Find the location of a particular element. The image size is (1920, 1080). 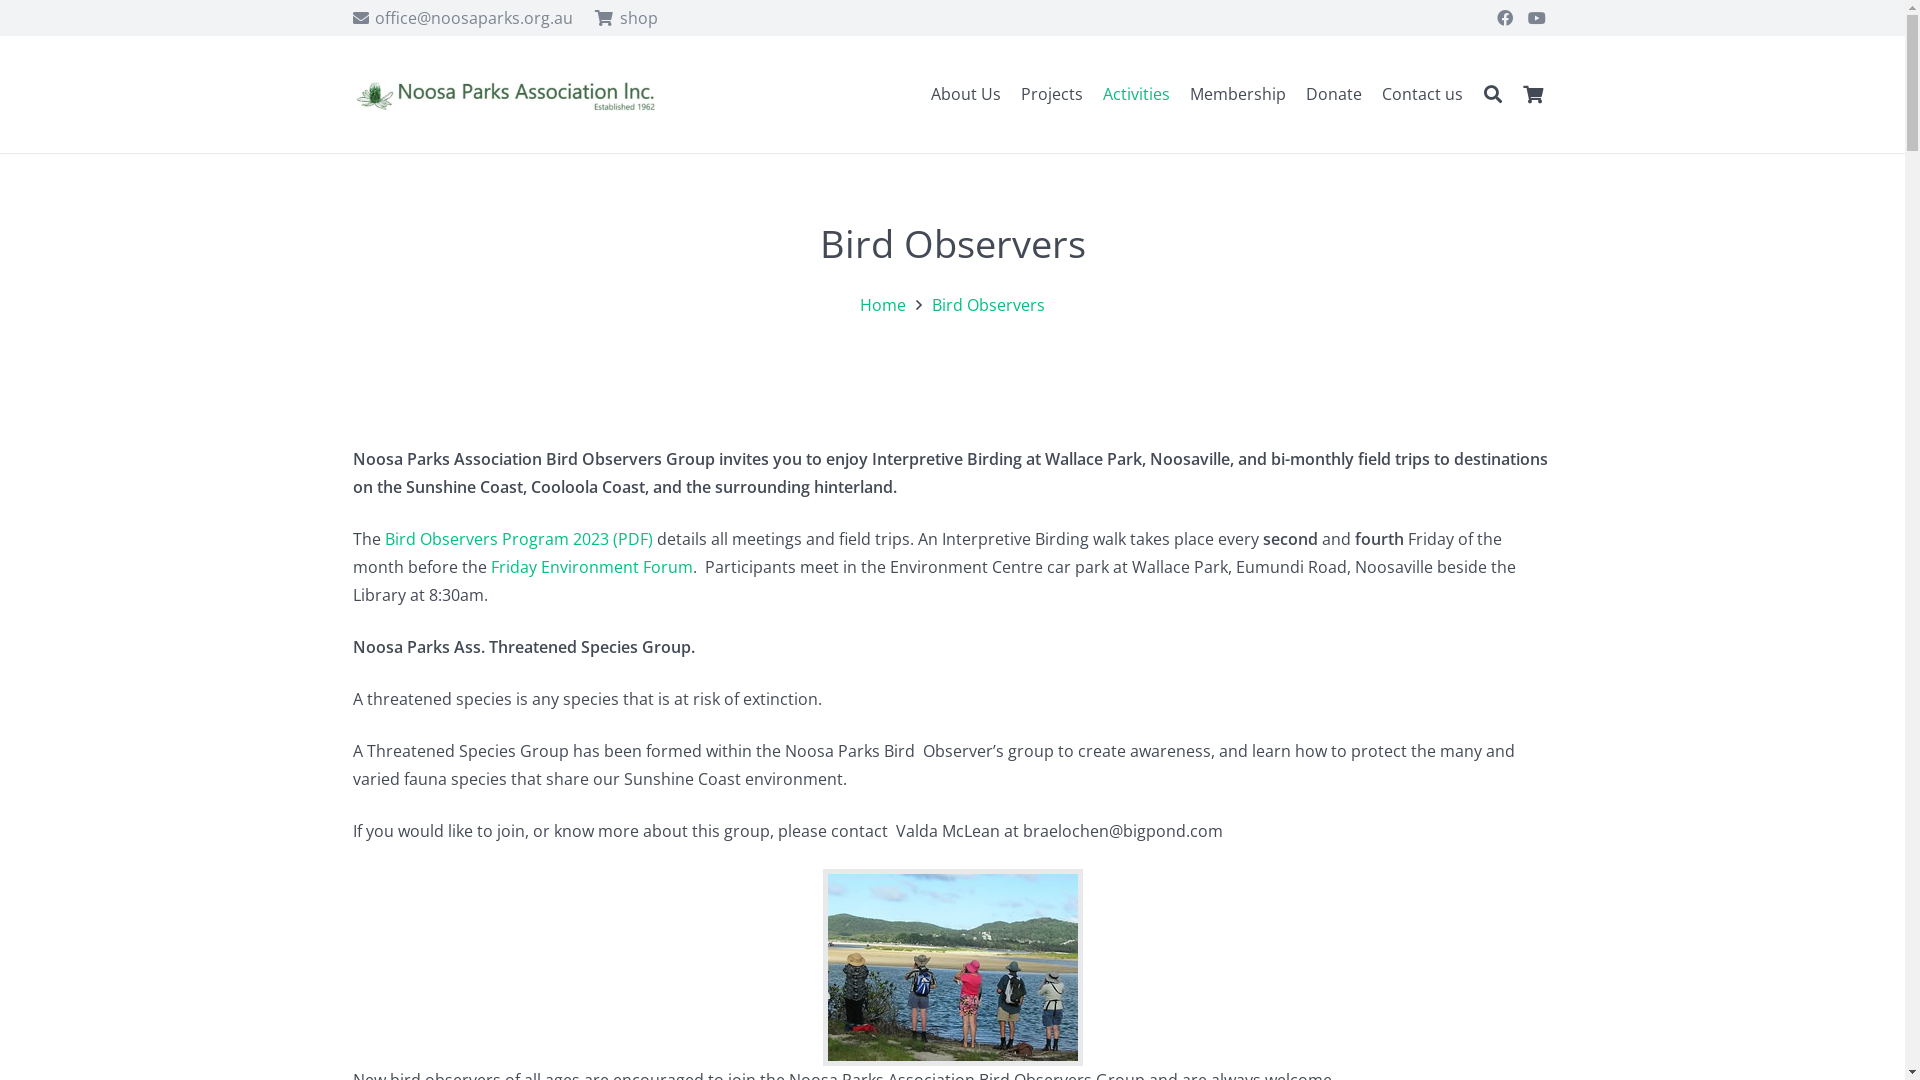

'office@noosaparks.org.au' is located at coordinates (460, 18).